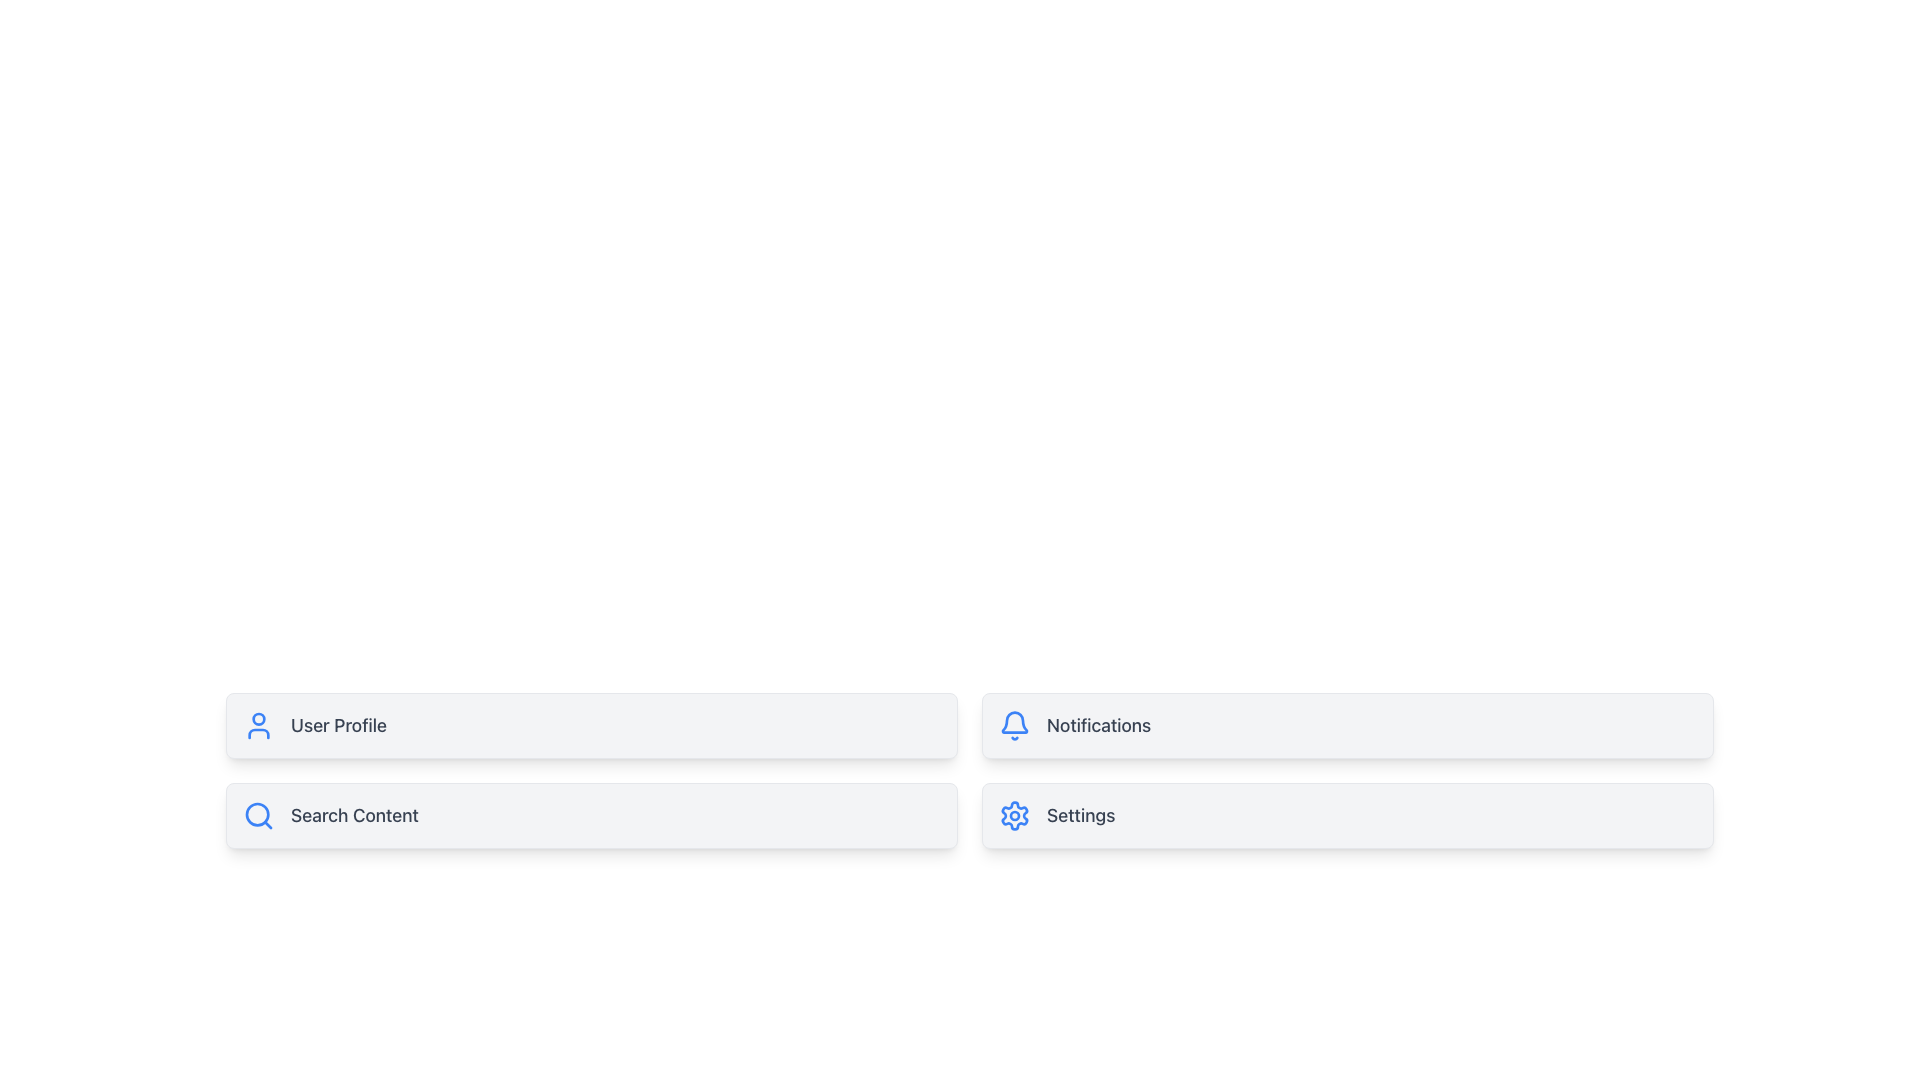  I want to click on the 'Settings' icon located at the bottom-right corner of the interface, which serves as a visual indicator for accessing configuration options, so click(1014, 816).